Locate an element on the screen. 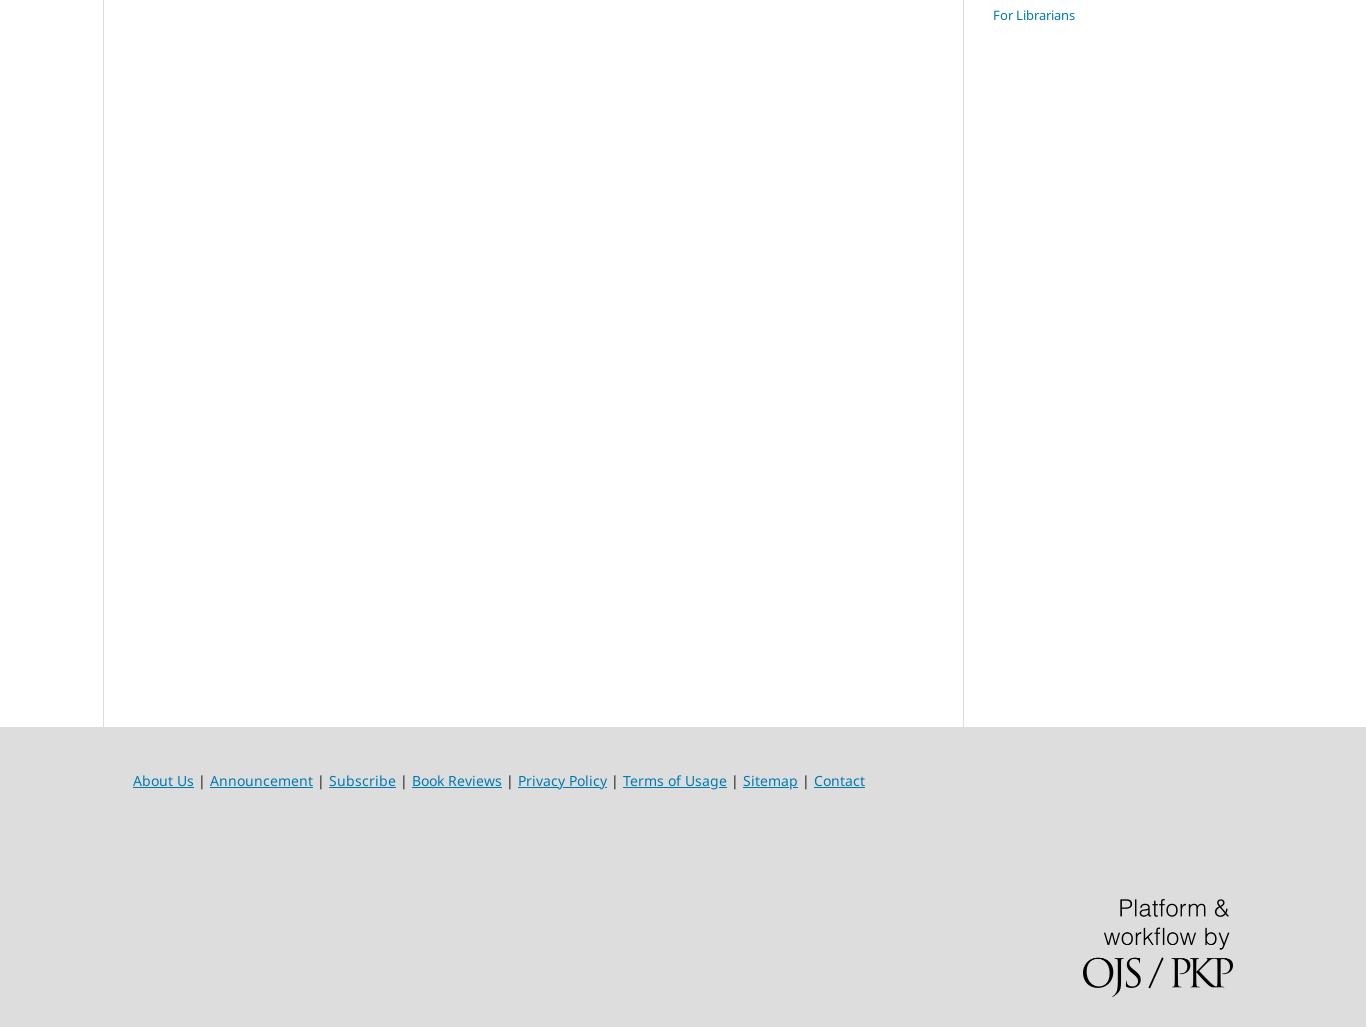 The height and width of the screenshot is (1027, 1366). 'Book Reviews' is located at coordinates (457, 779).